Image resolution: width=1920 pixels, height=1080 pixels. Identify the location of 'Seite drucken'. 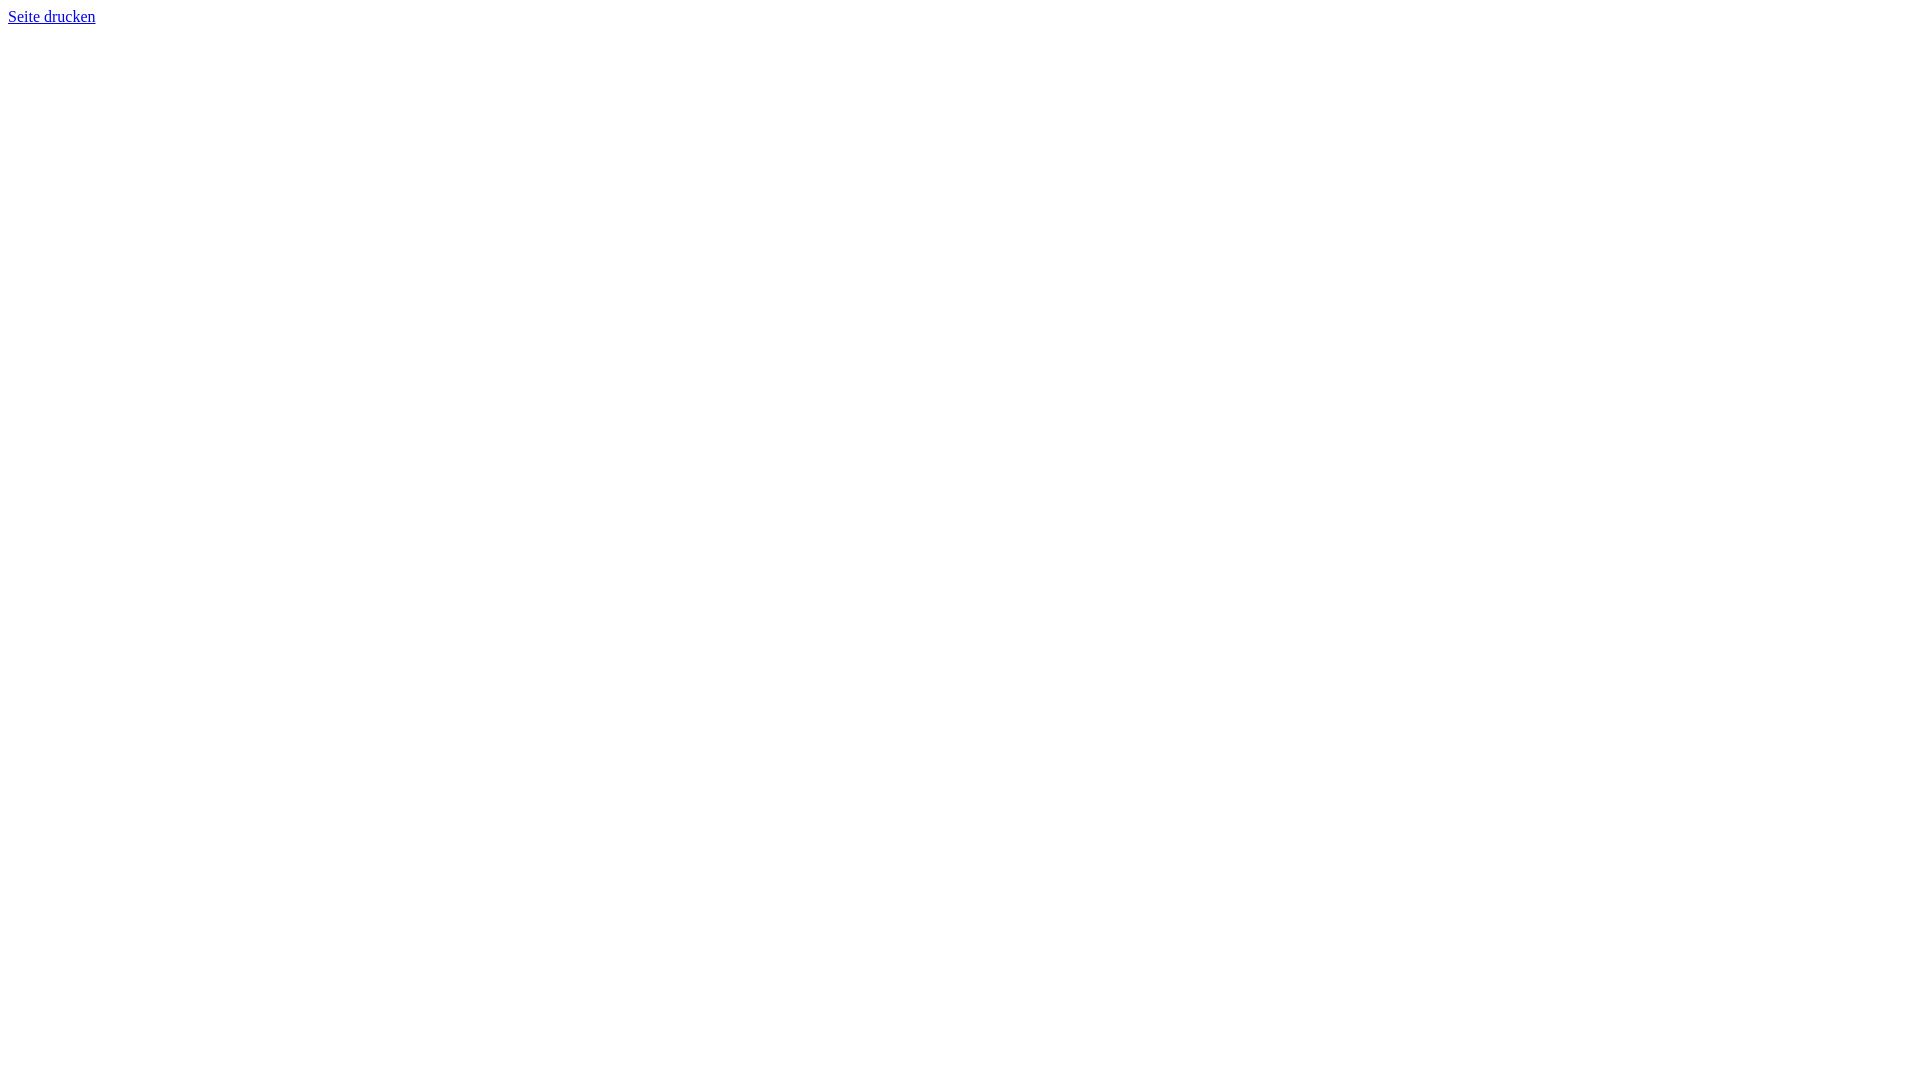
(52, 16).